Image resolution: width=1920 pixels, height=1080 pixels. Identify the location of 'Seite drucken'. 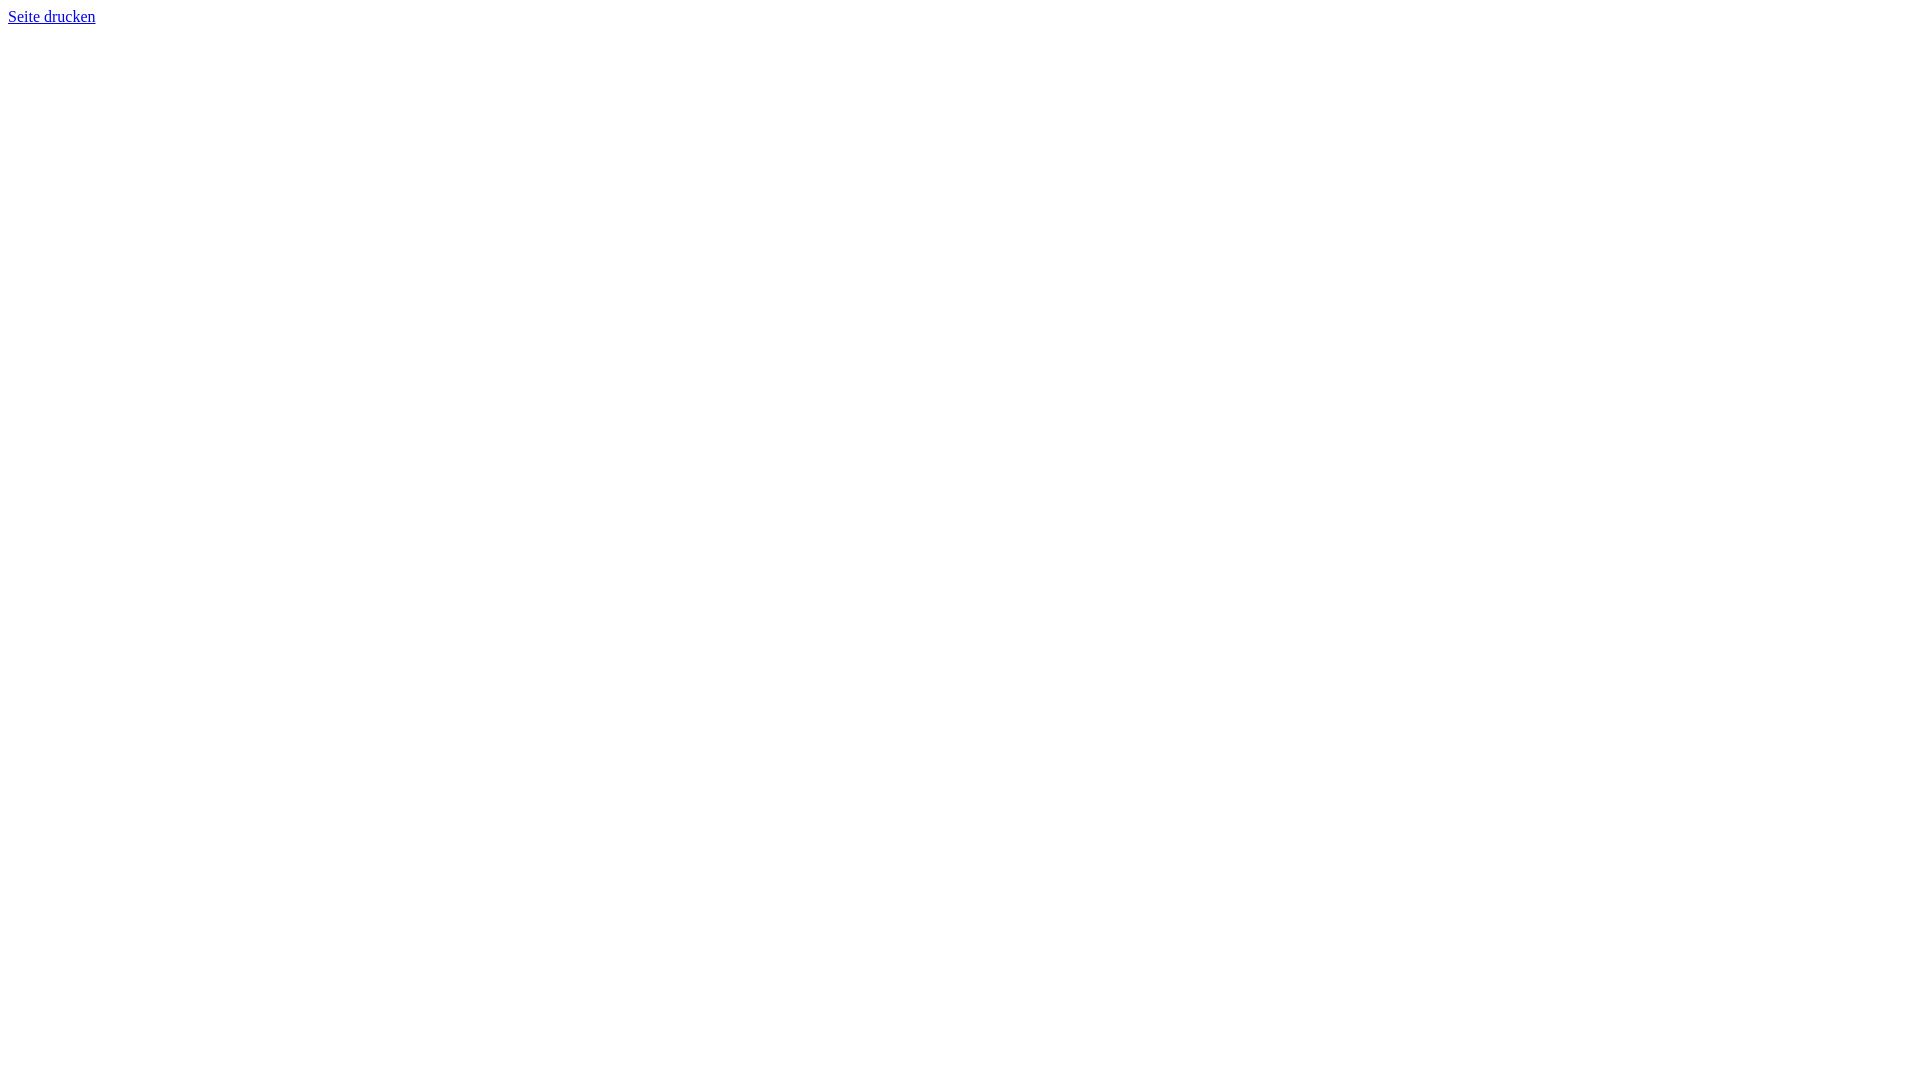
(52, 16).